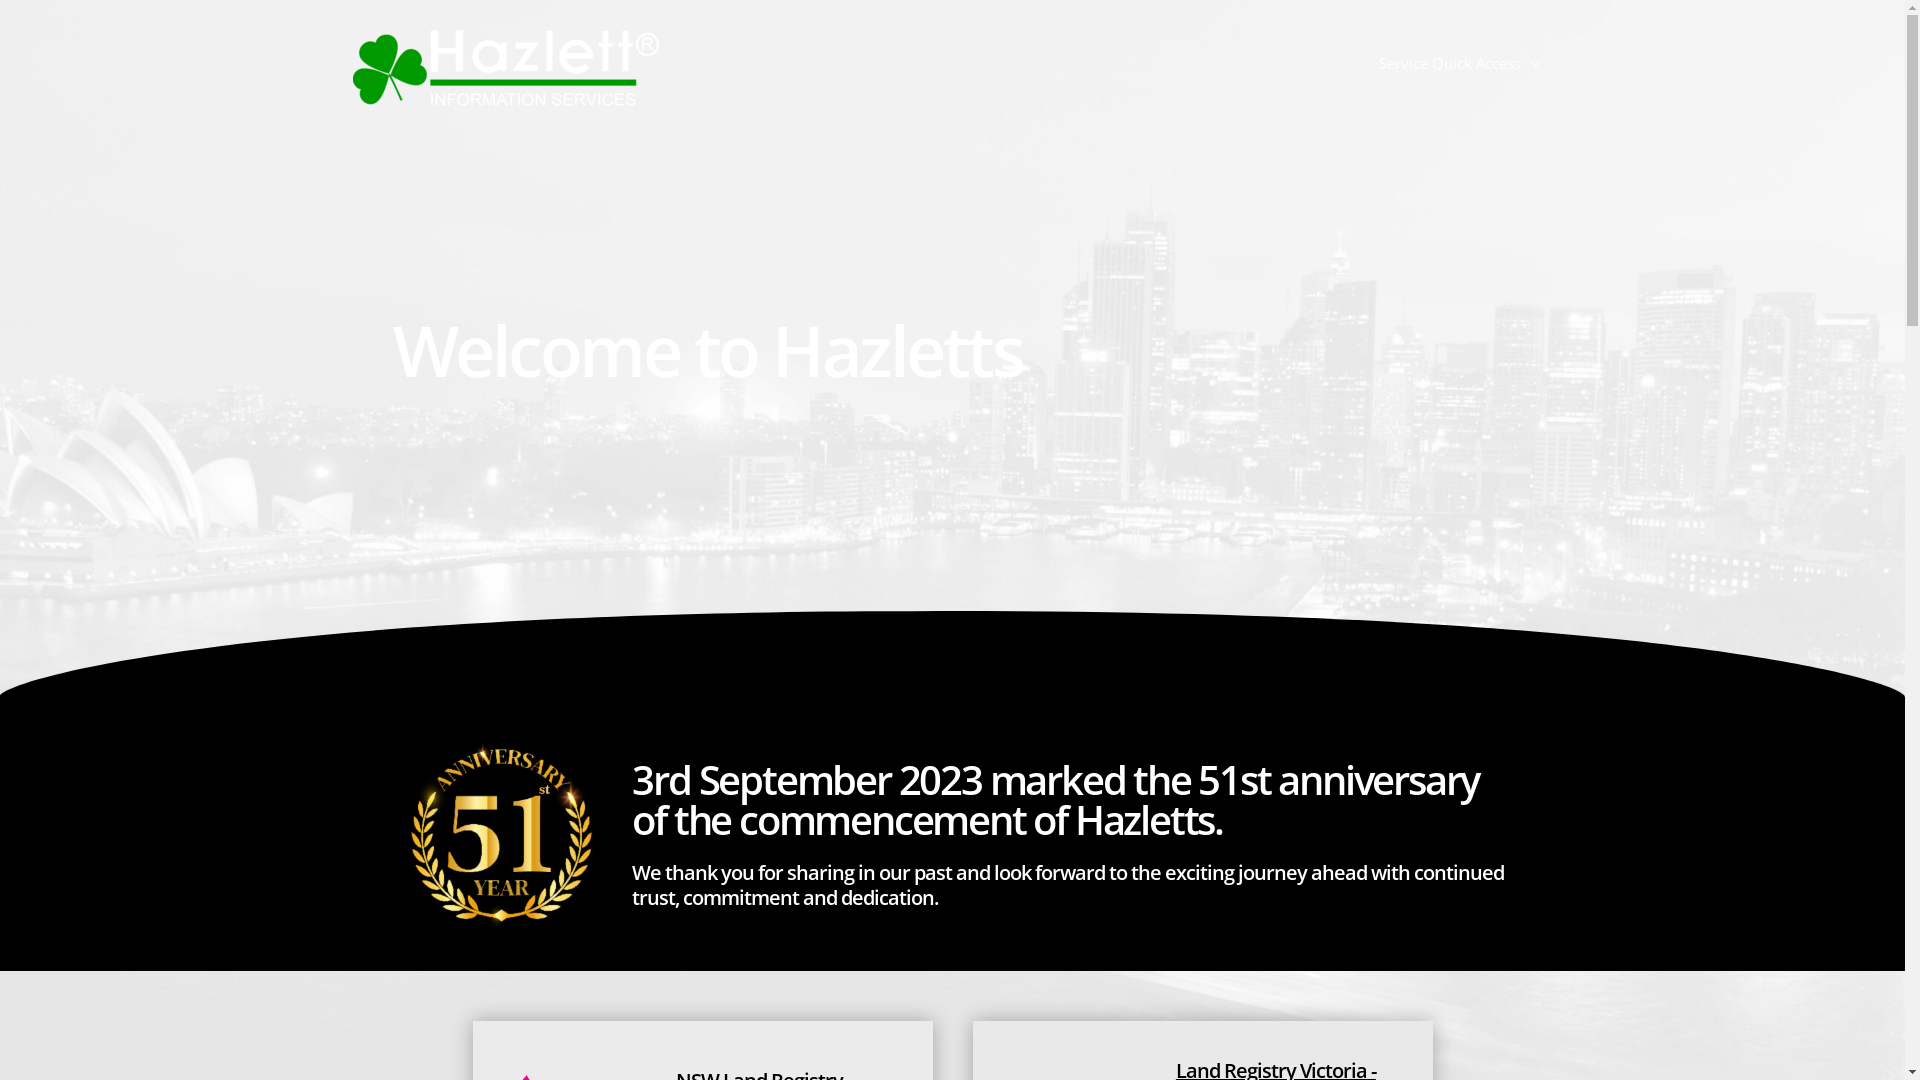 This screenshot has height=1080, width=1920. Describe the element at coordinates (1365, 61) in the screenshot. I see `'Service Quick Access'` at that location.